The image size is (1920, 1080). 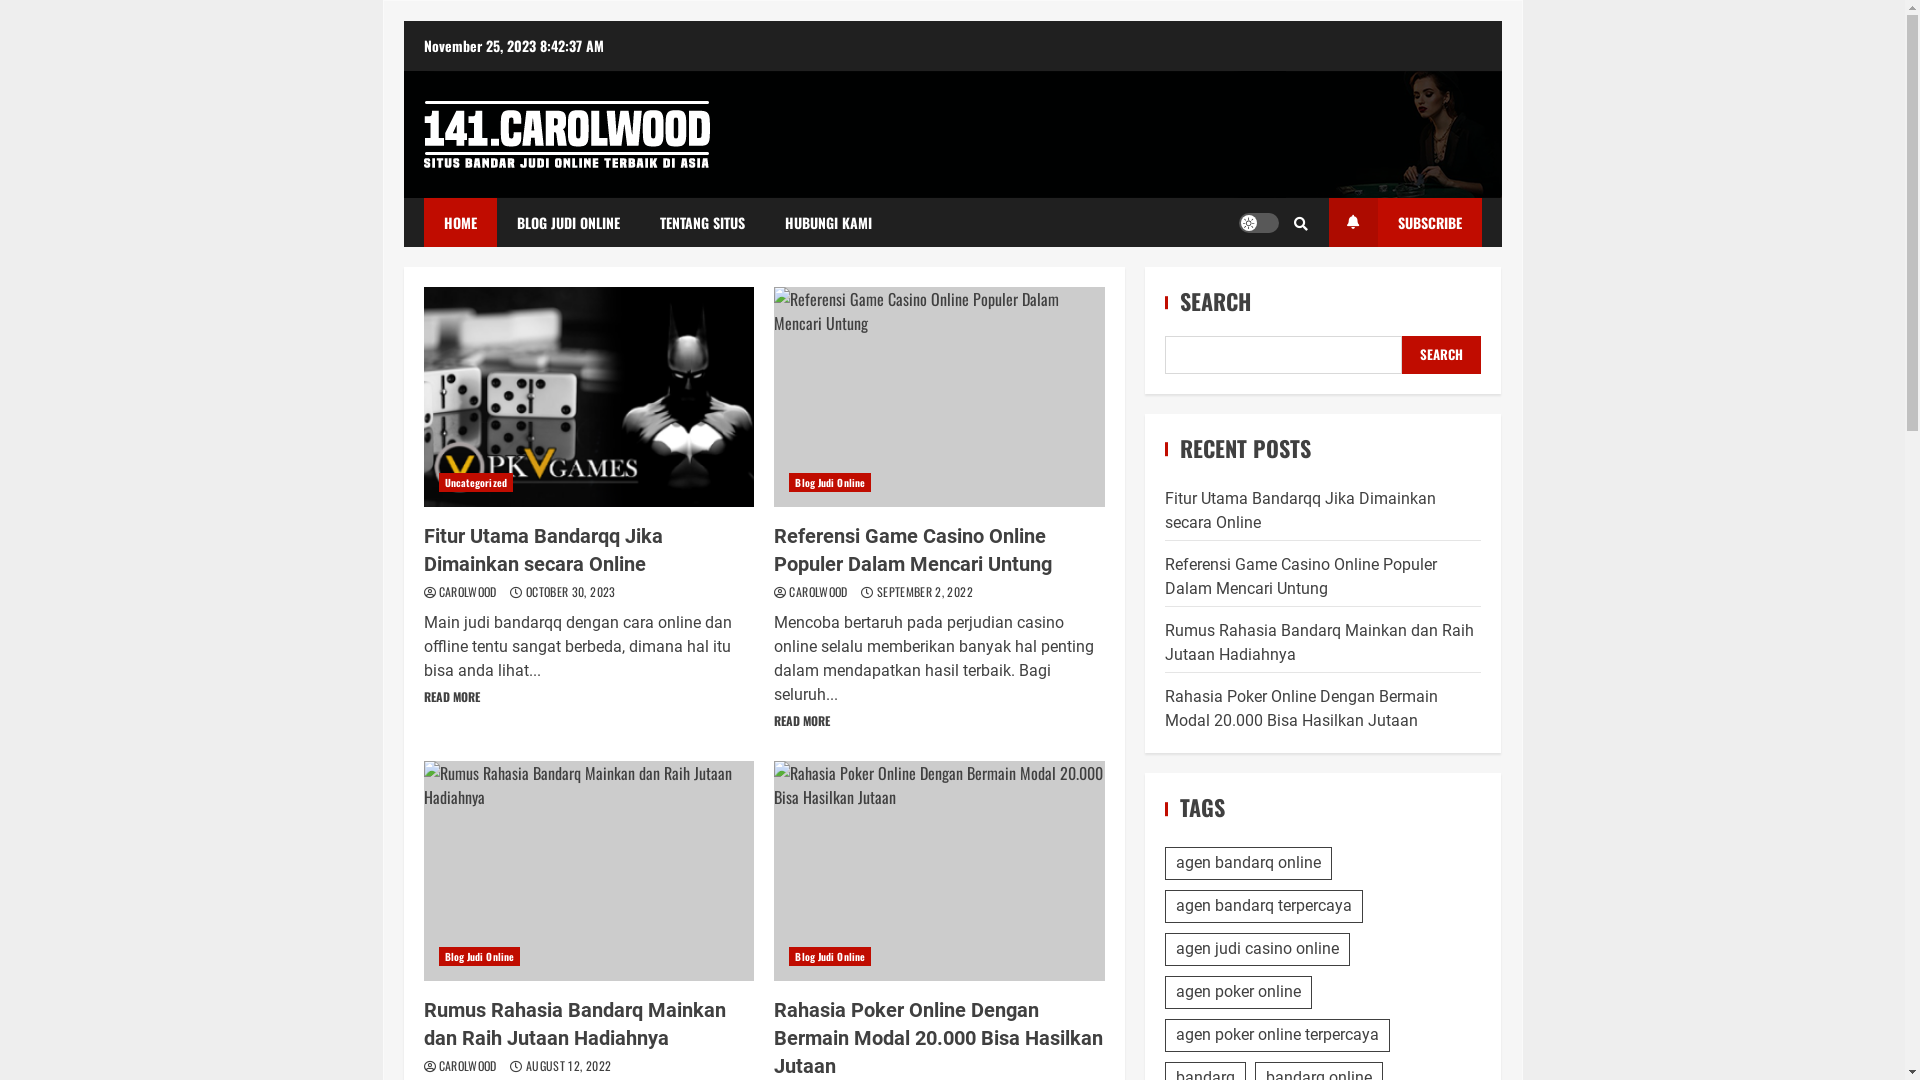 What do you see at coordinates (1276, 1035) in the screenshot?
I see `'agen poker online terpercaya'` at bounding box center [1276, 1035].